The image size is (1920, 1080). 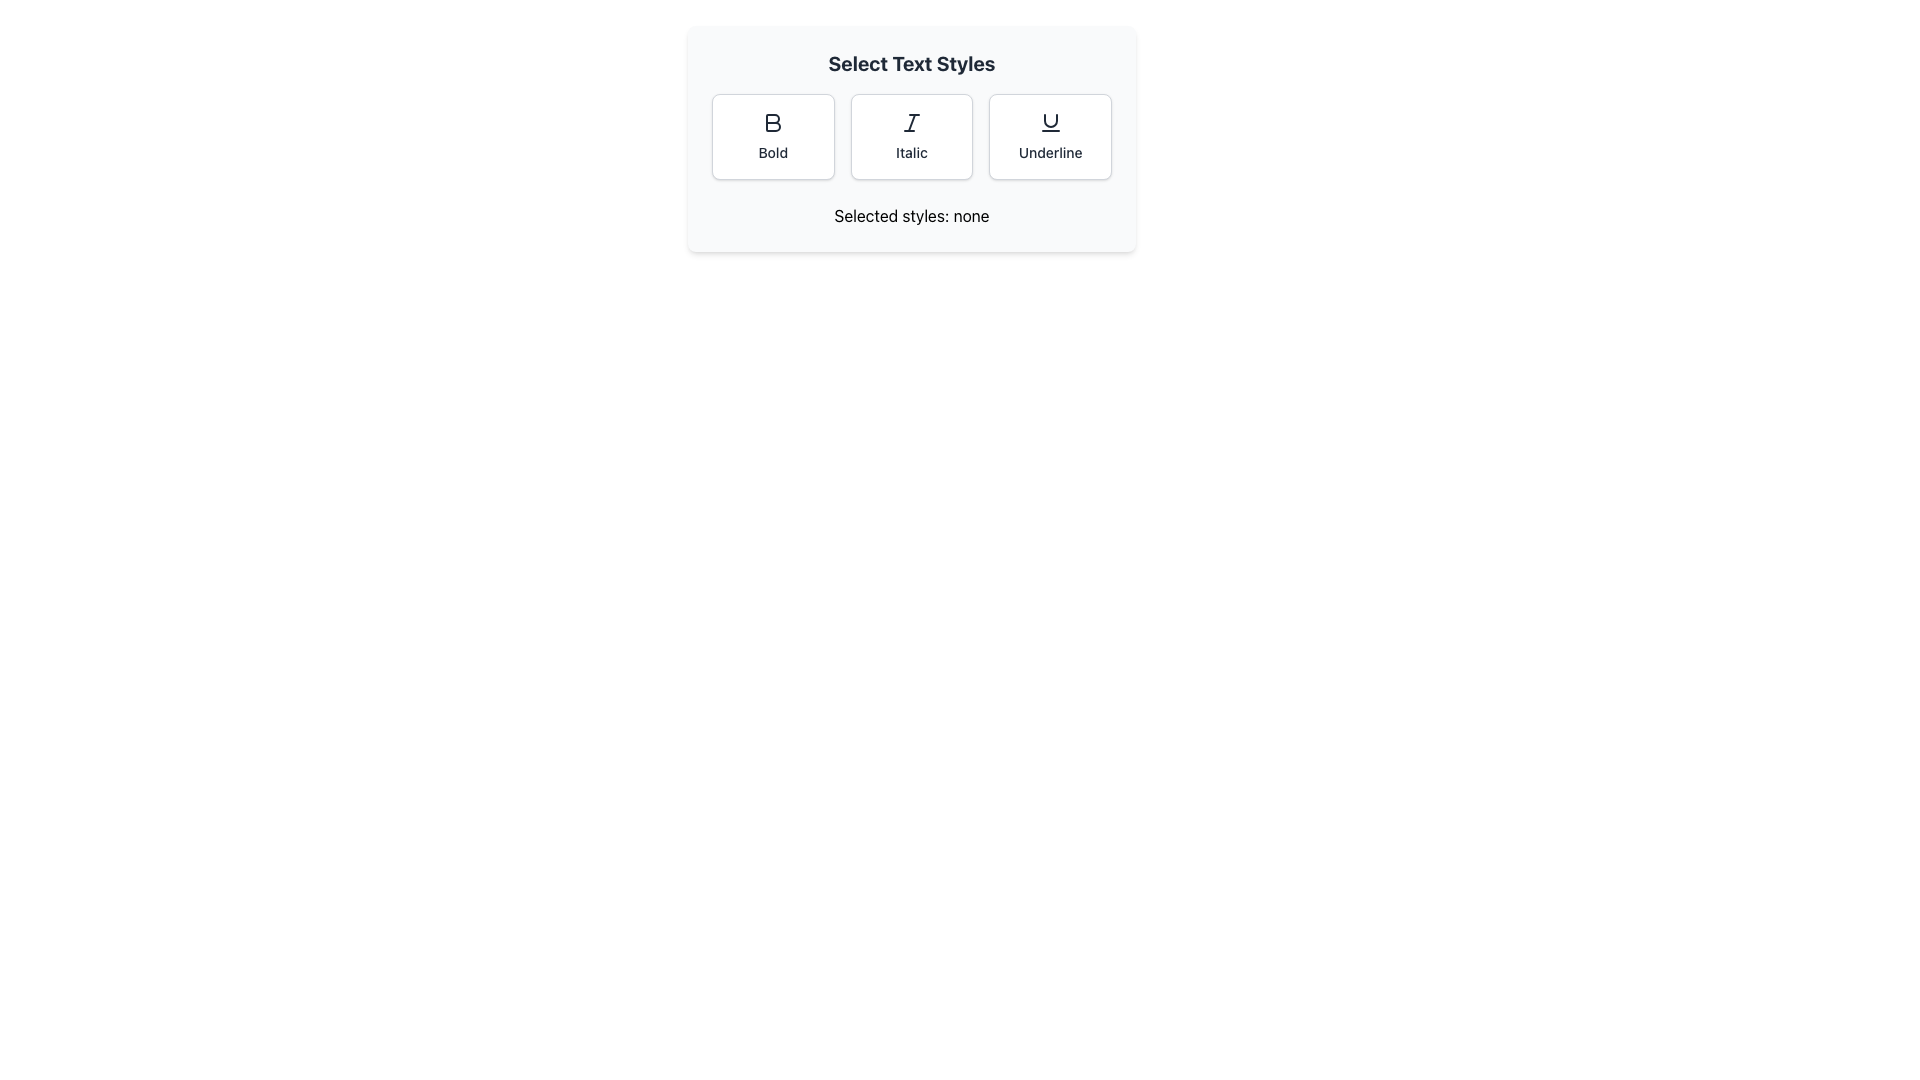 I want to click on the 'Italic' button by clicking it, which is represented by the SVG Line element forming the italicized 'I' symbol, so click(x=911, y=123).